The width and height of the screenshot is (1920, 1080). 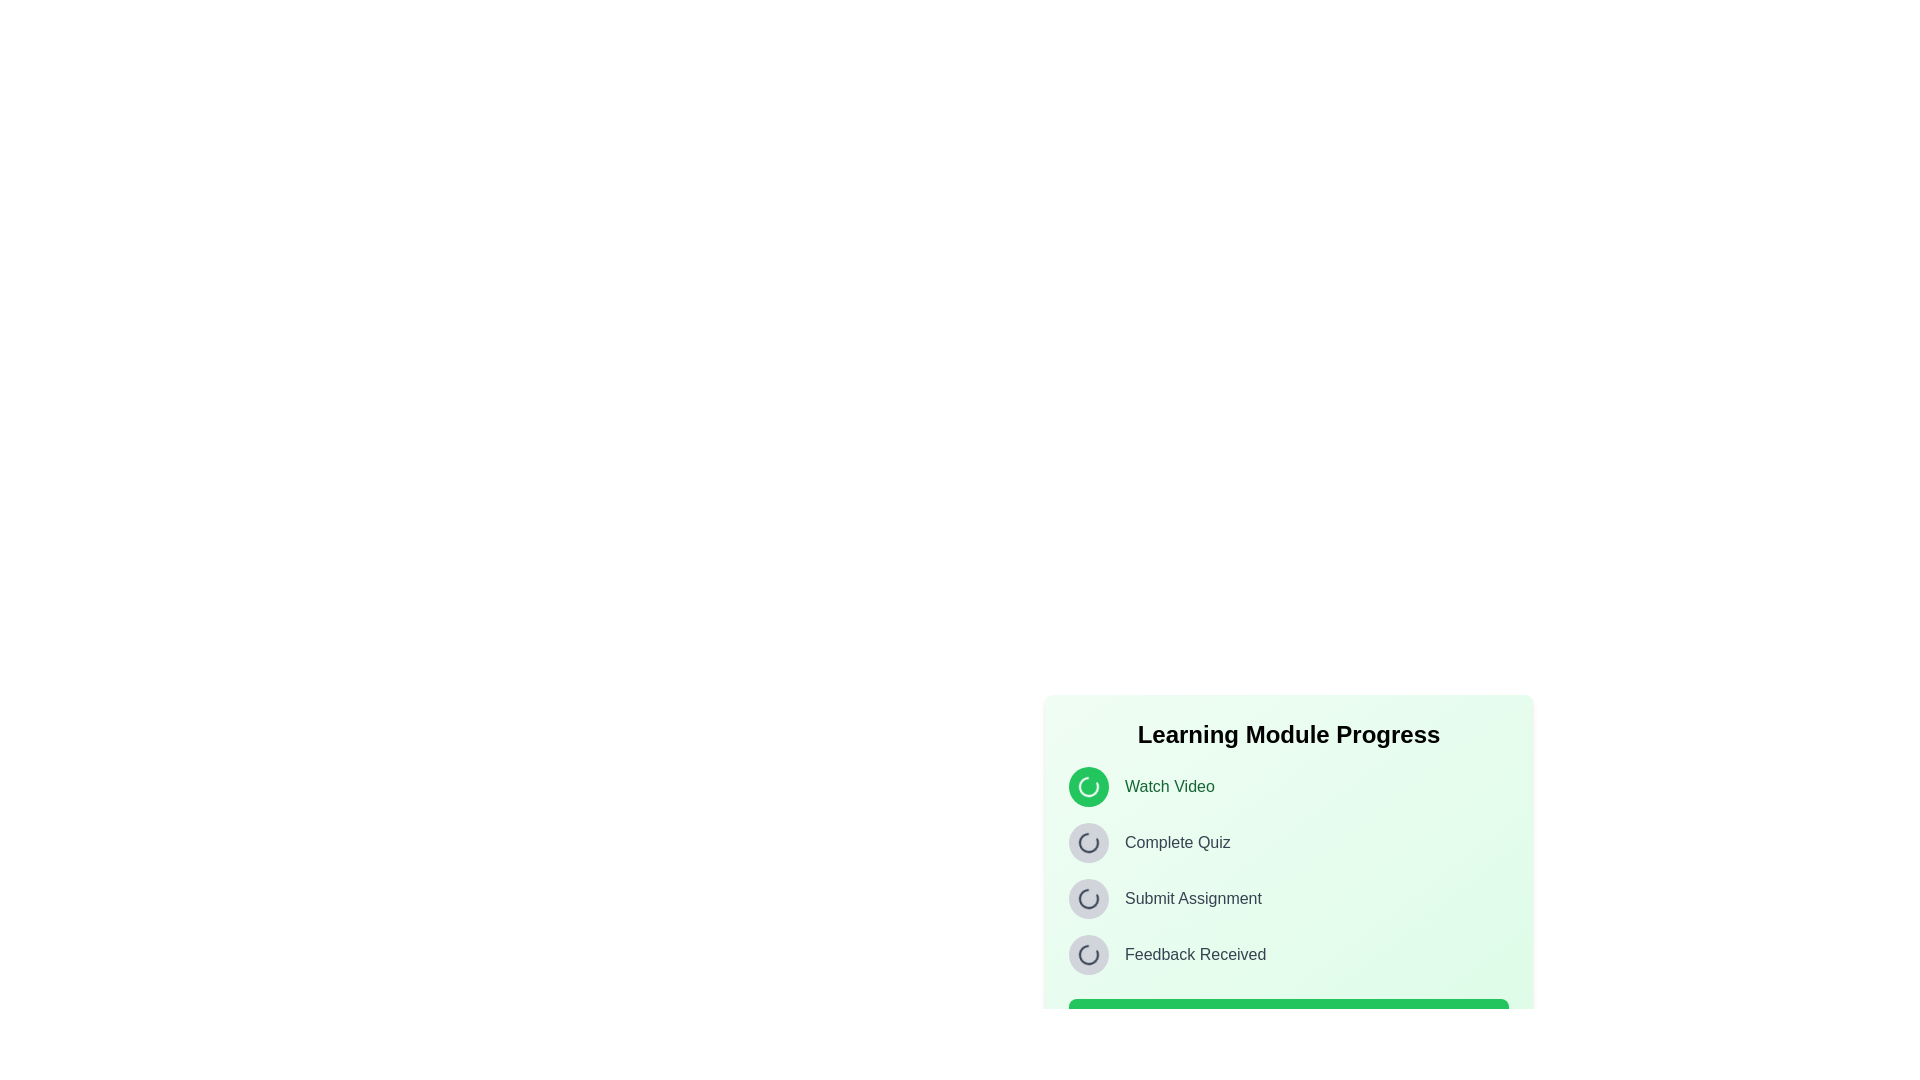 What do you see at coordinates (1088, 843) in the screenshot?
I see `the status of the loading spinner icon located to the left of the 'Complete Quiz' text in the 'Learning Module Progress' section` at bounding box center [1088, 843].